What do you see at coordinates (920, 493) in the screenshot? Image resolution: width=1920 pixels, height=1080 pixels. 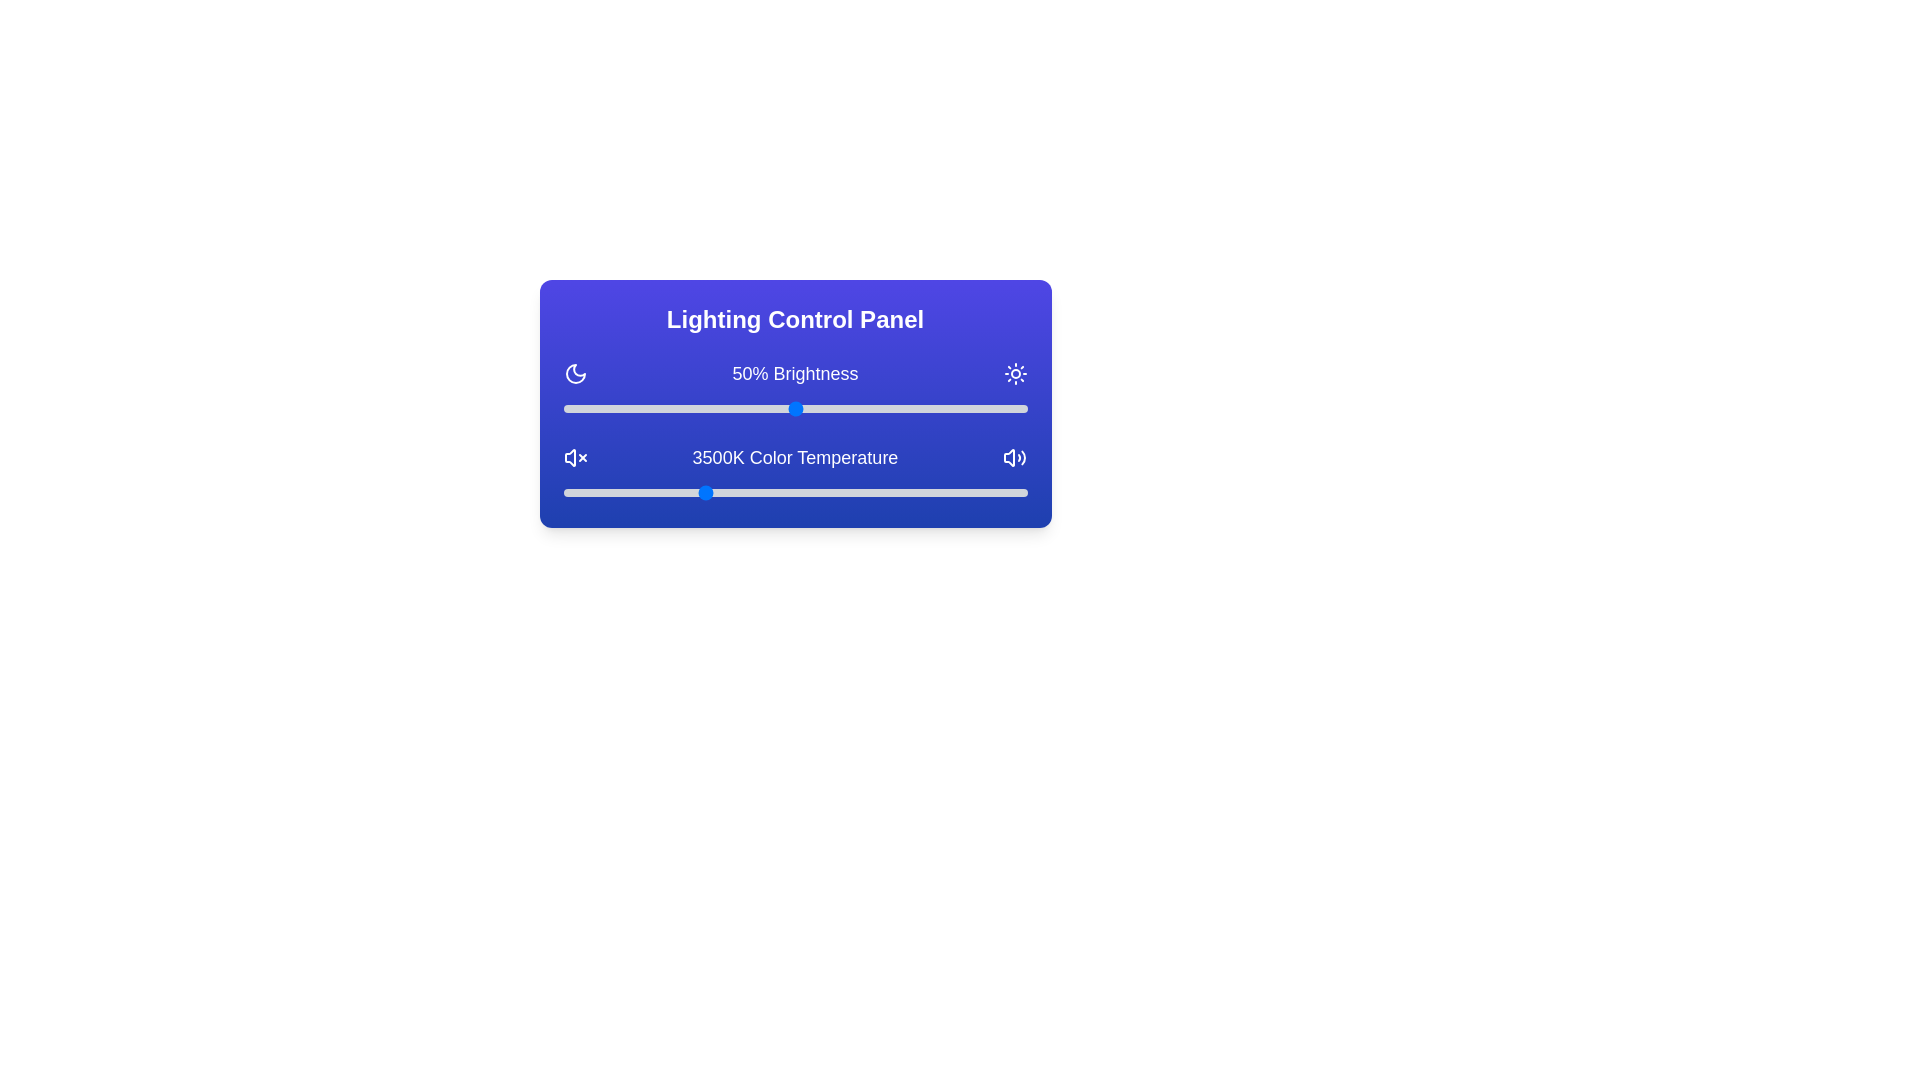 I see `the color temperature slider to 5858 K` at bounding box center [920, 493].